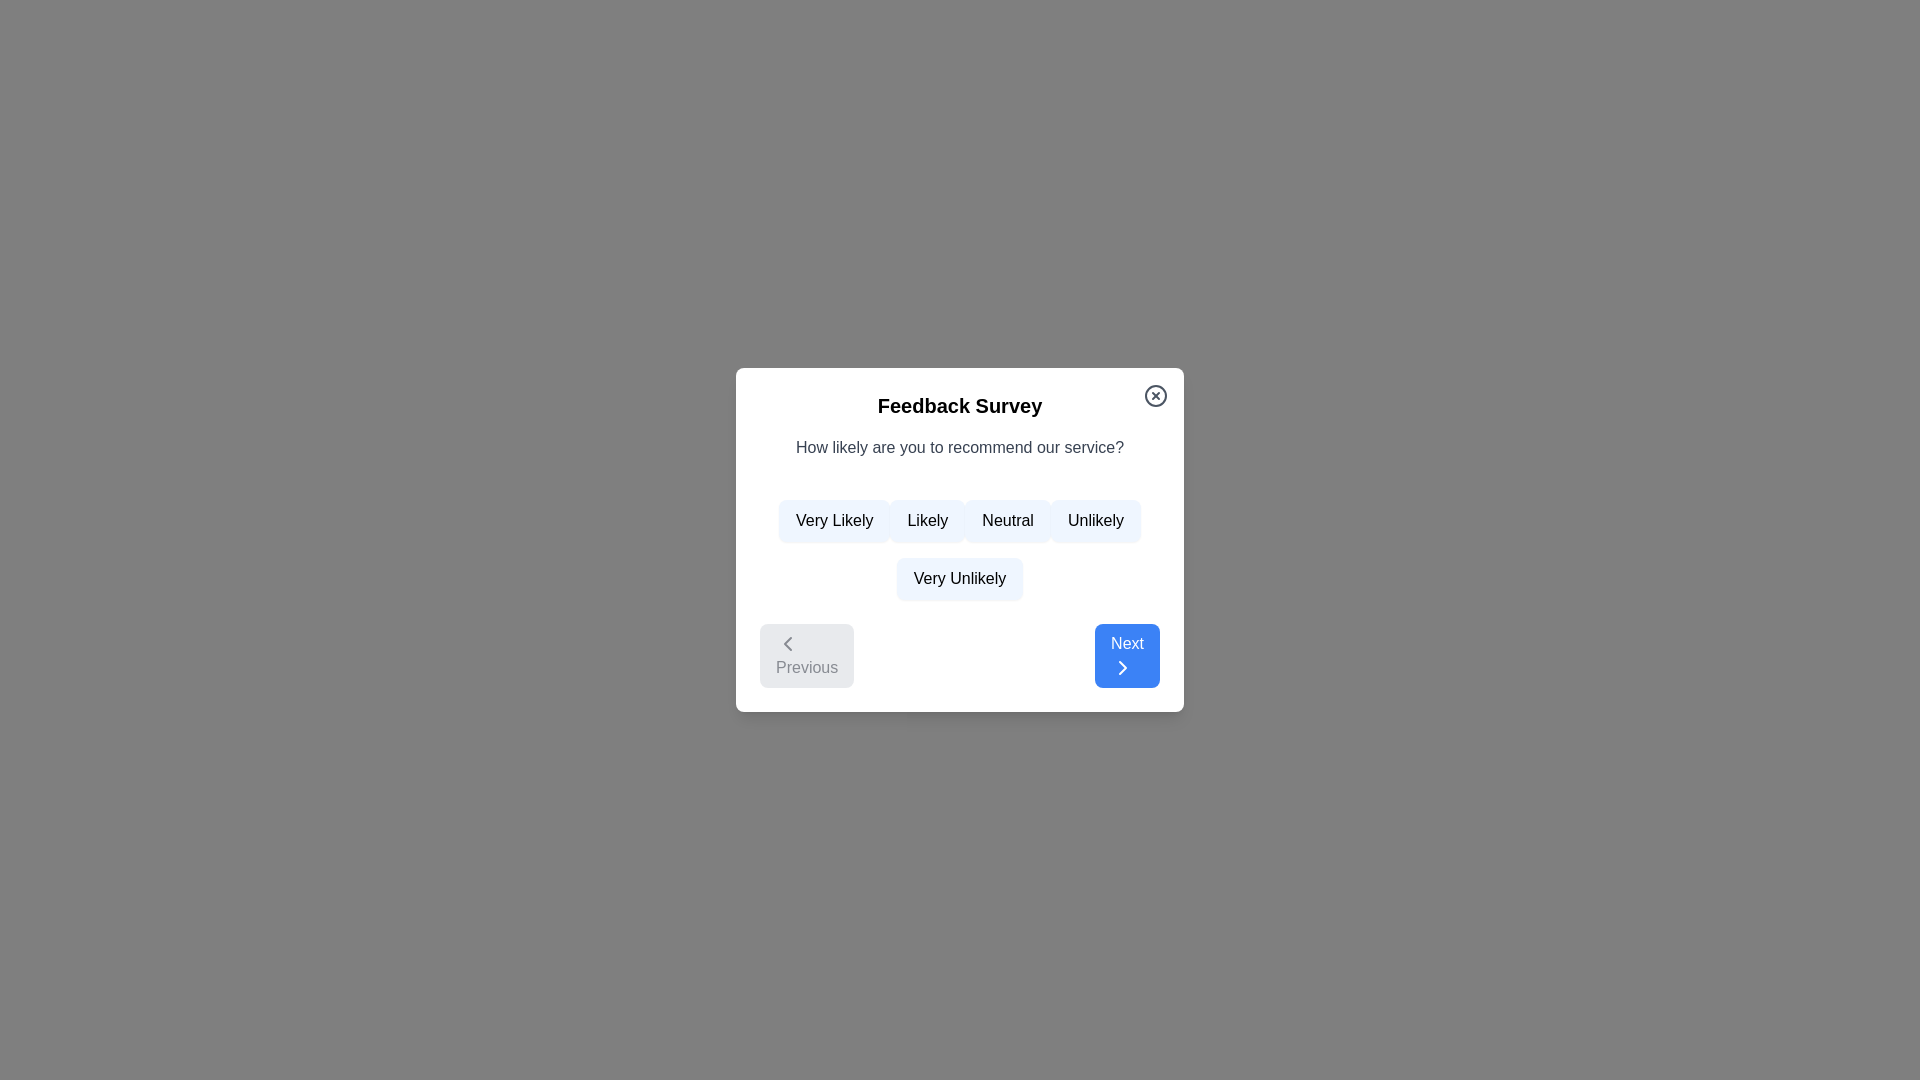 This screenshot has width=1920, height=1080. Describe the element at coordinates (926, 519) in the screenshot. I see `the light blue rectangular button labeled 'Likely'` at that location.